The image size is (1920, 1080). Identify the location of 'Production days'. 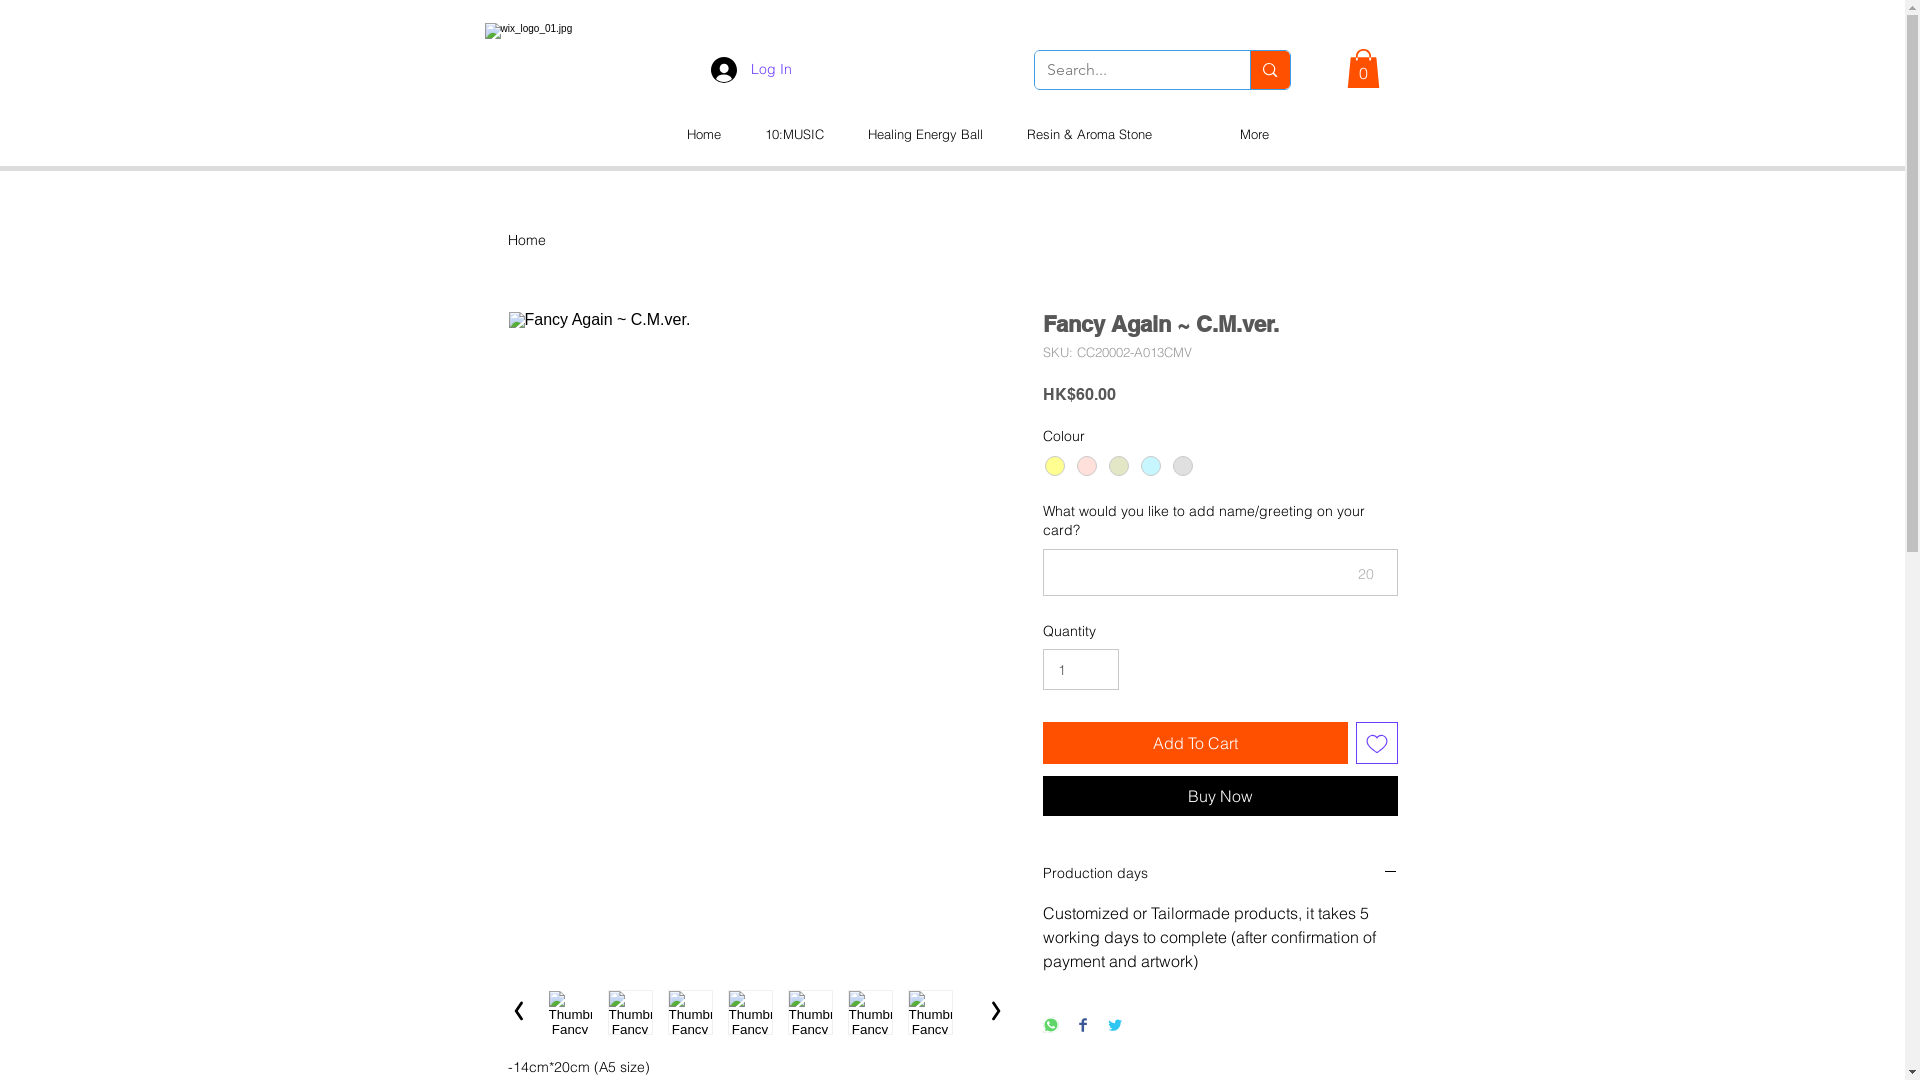
(1218, 873).